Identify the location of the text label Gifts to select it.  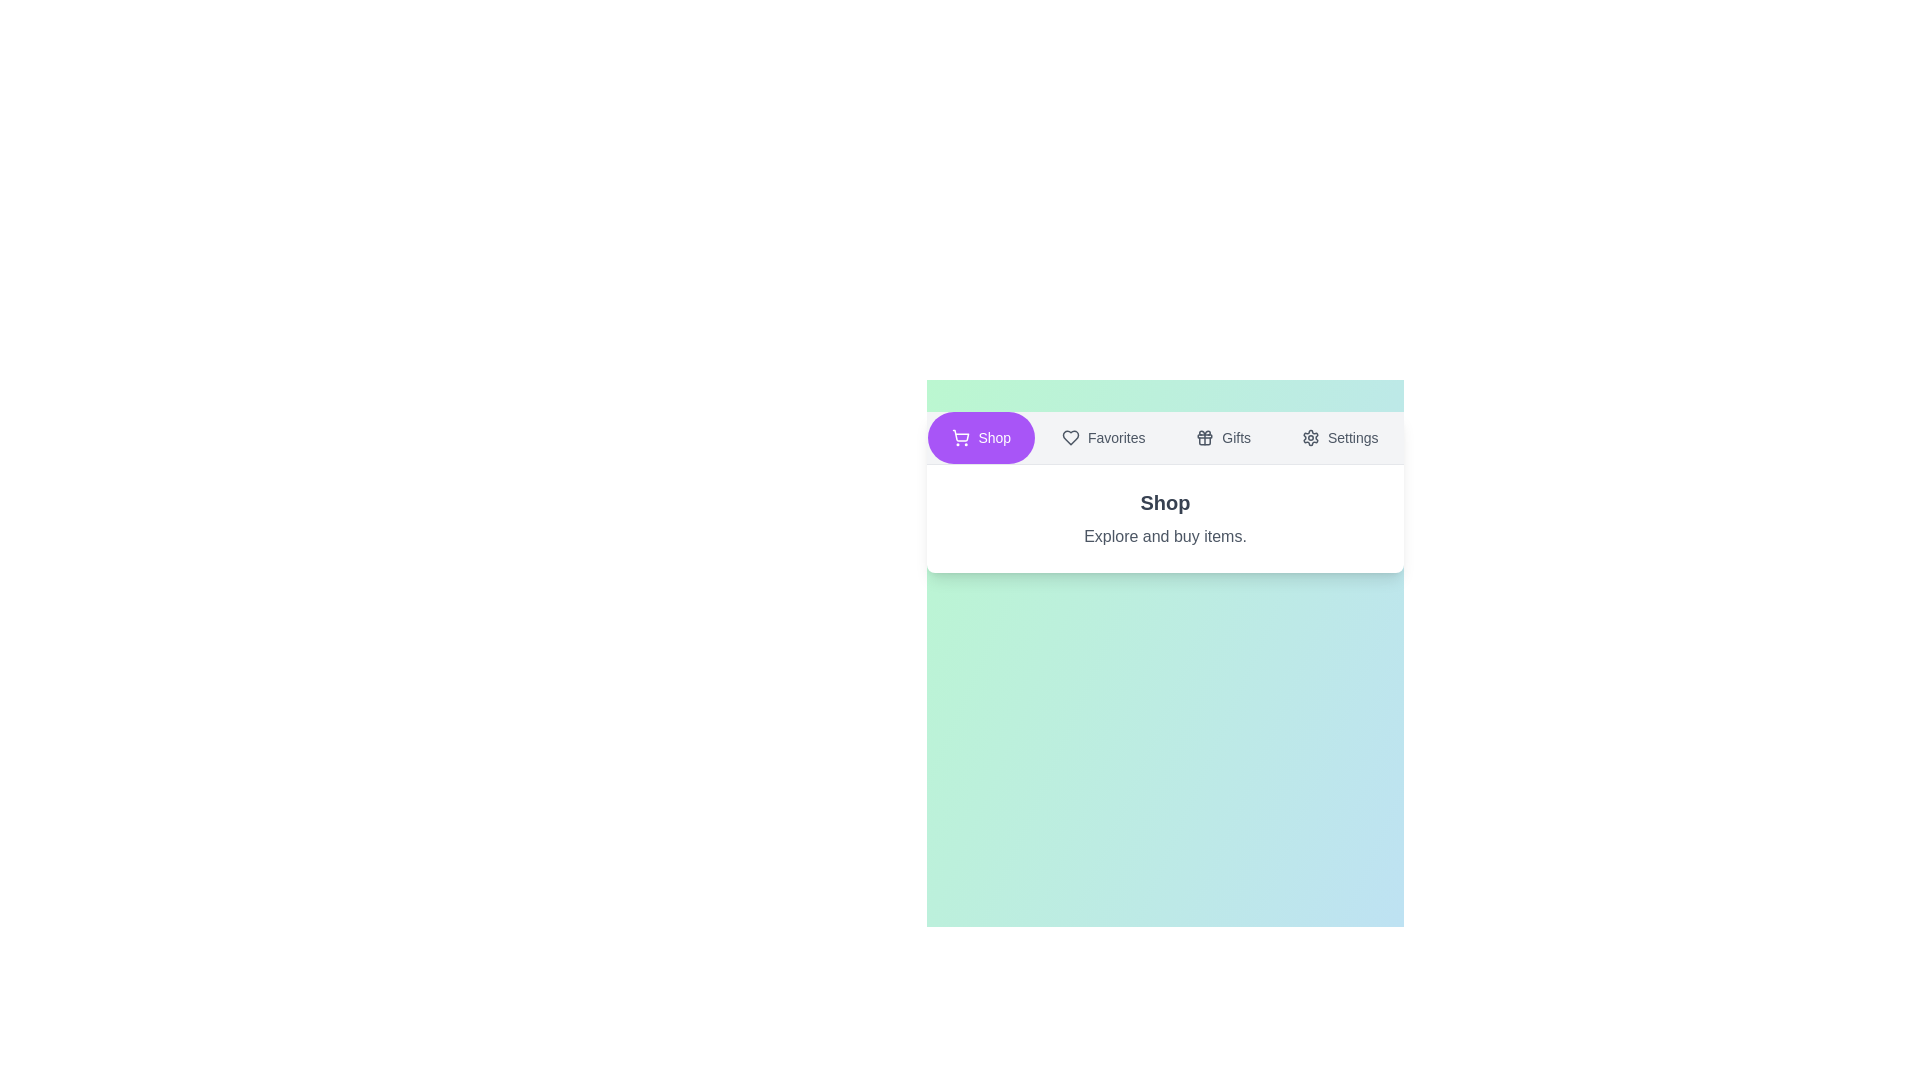
(1222, 437).